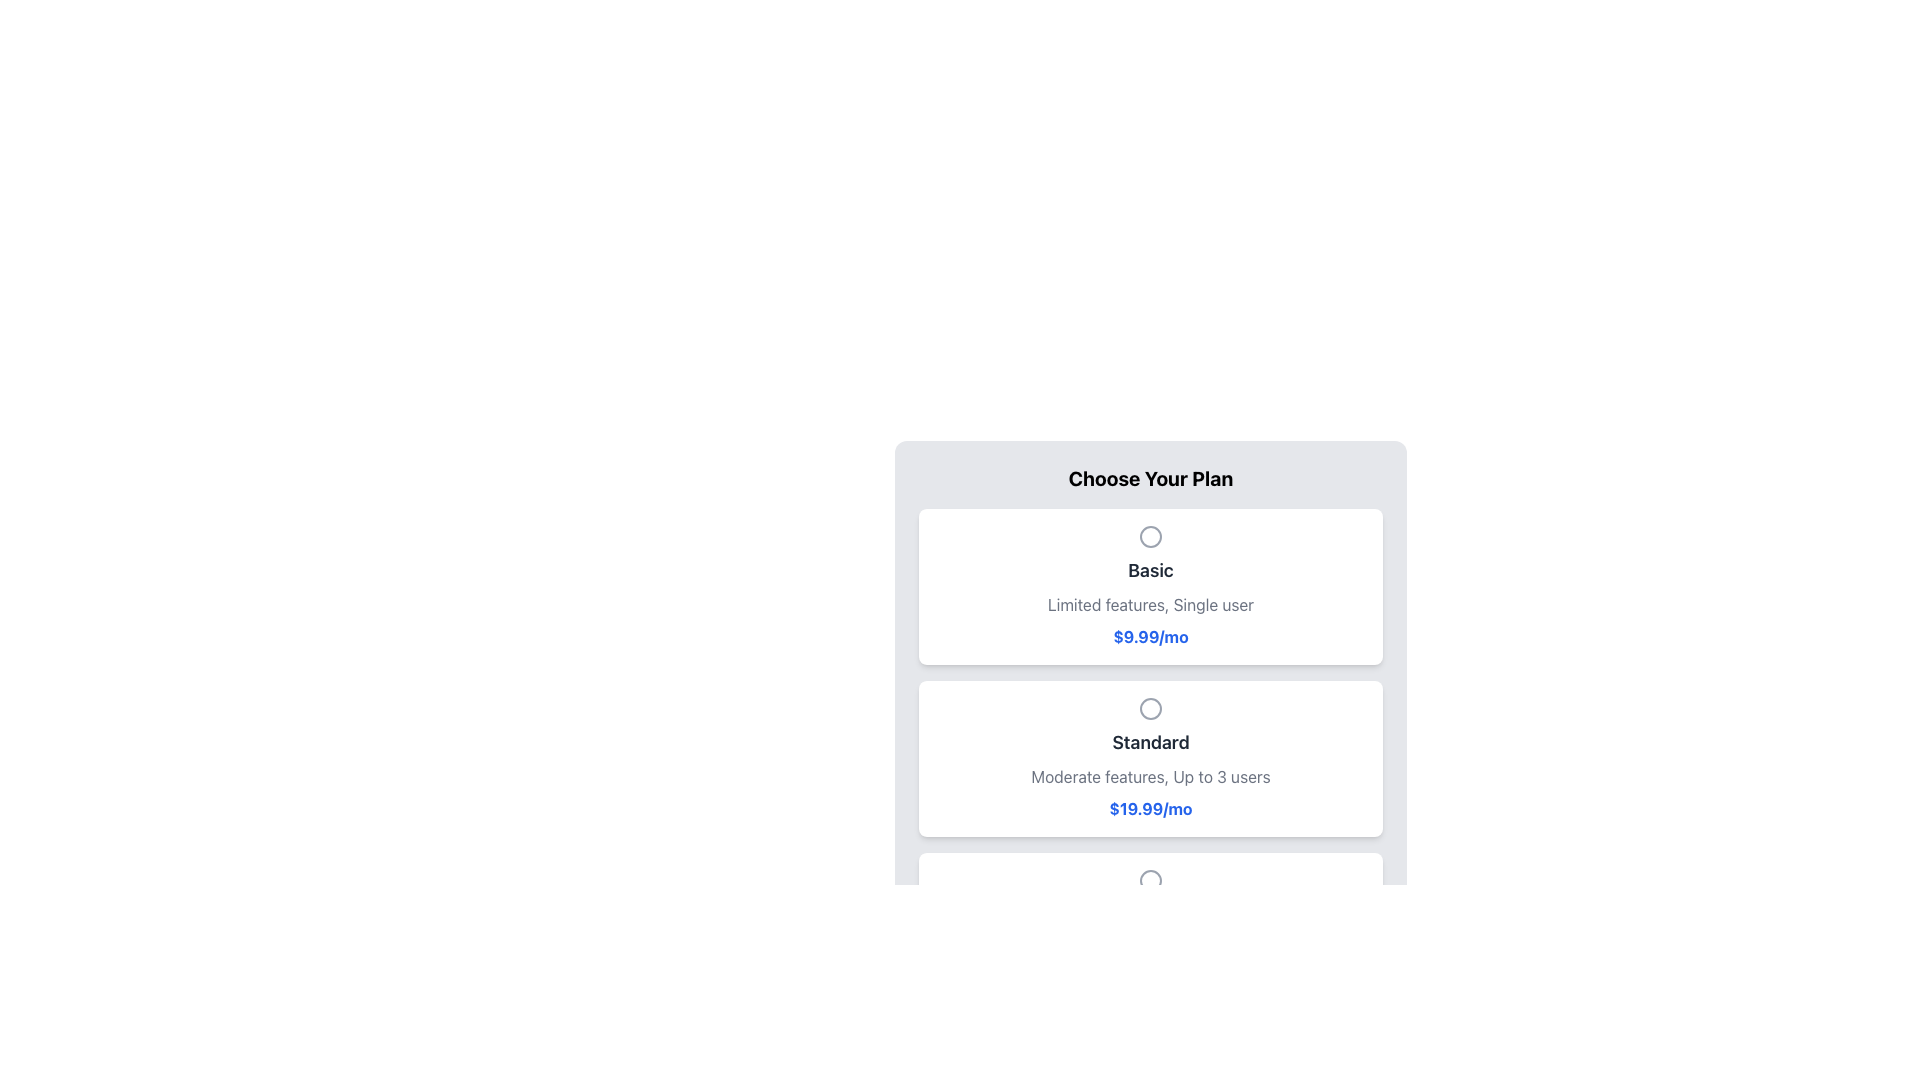  I want to click on the 'Basic' pricing plan title text label, which is a bold text element positioned at the center-top of the selection box, so click(1151, 570).